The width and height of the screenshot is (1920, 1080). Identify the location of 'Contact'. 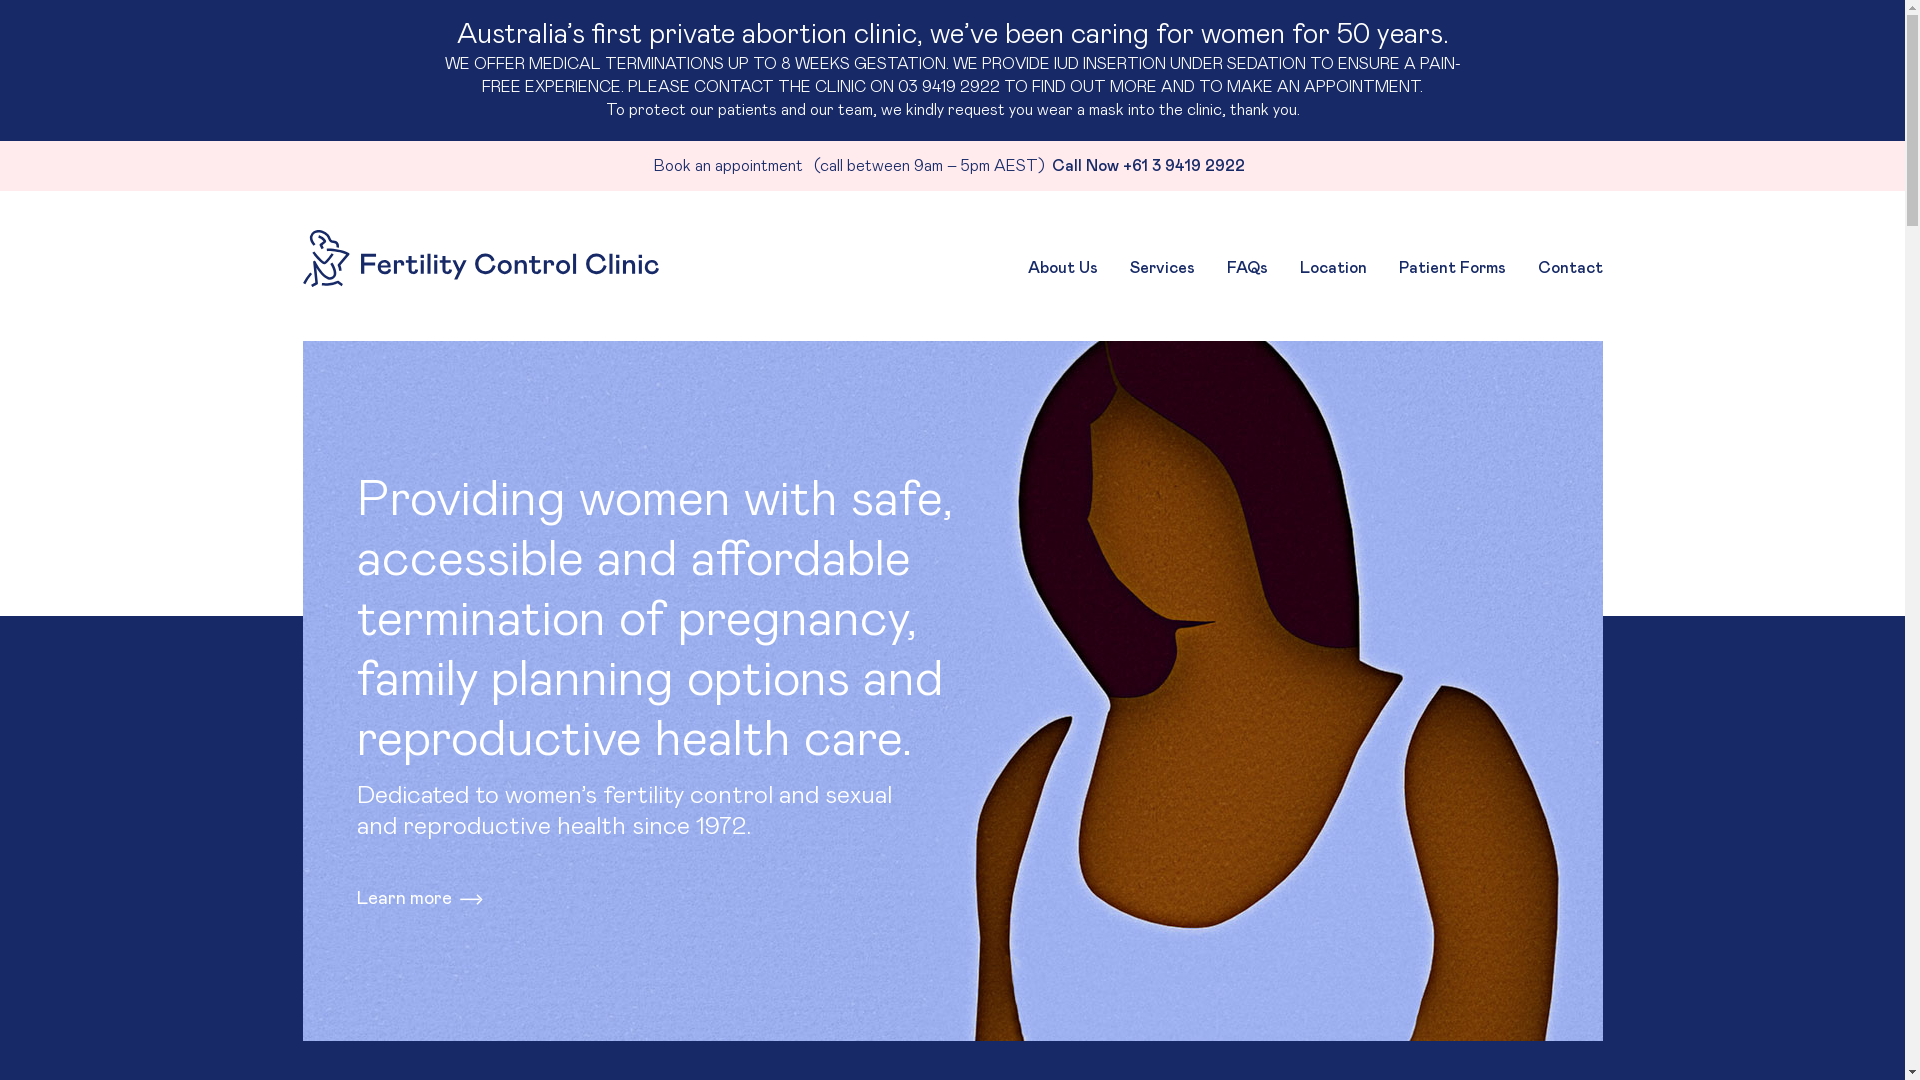
(1536, 268).